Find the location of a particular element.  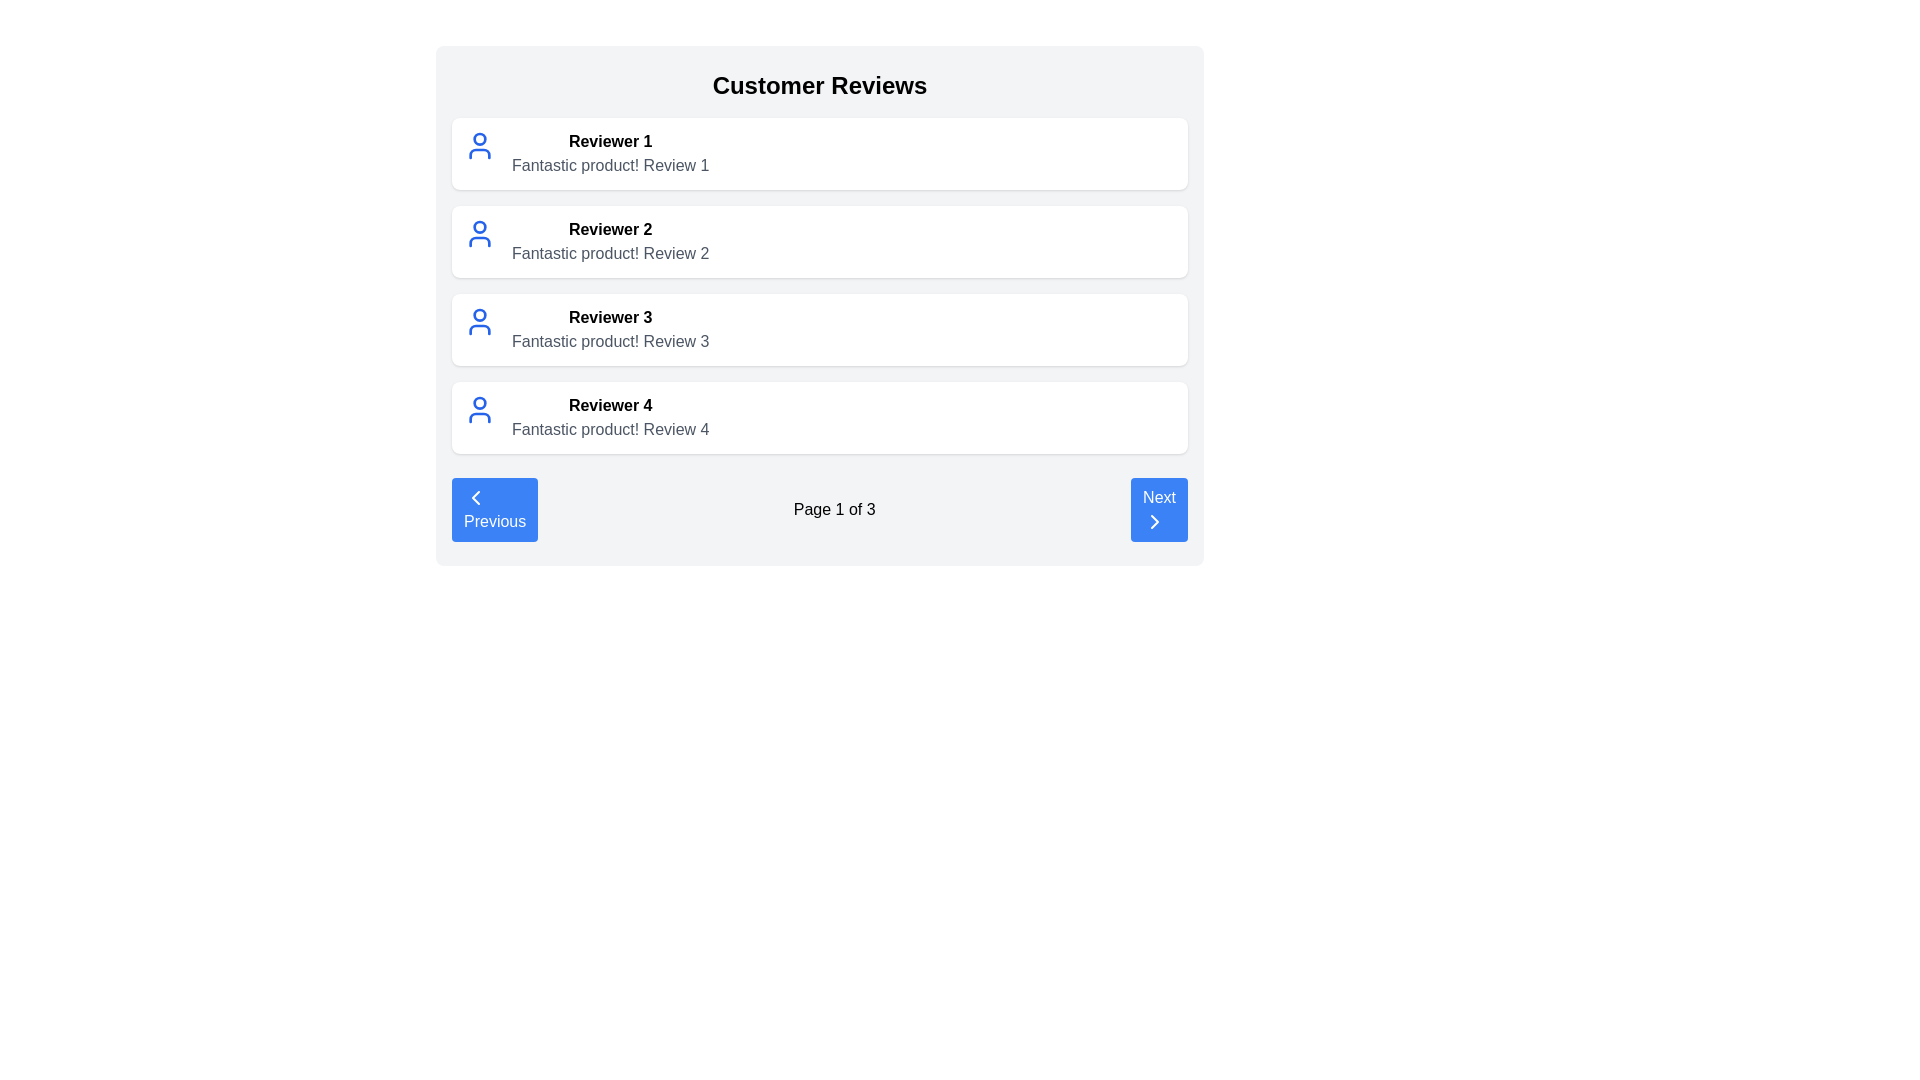

the rectangular blue 'Previous' button with white text and a leftward-pointing chevron icon is located at coordinates (495, 508).